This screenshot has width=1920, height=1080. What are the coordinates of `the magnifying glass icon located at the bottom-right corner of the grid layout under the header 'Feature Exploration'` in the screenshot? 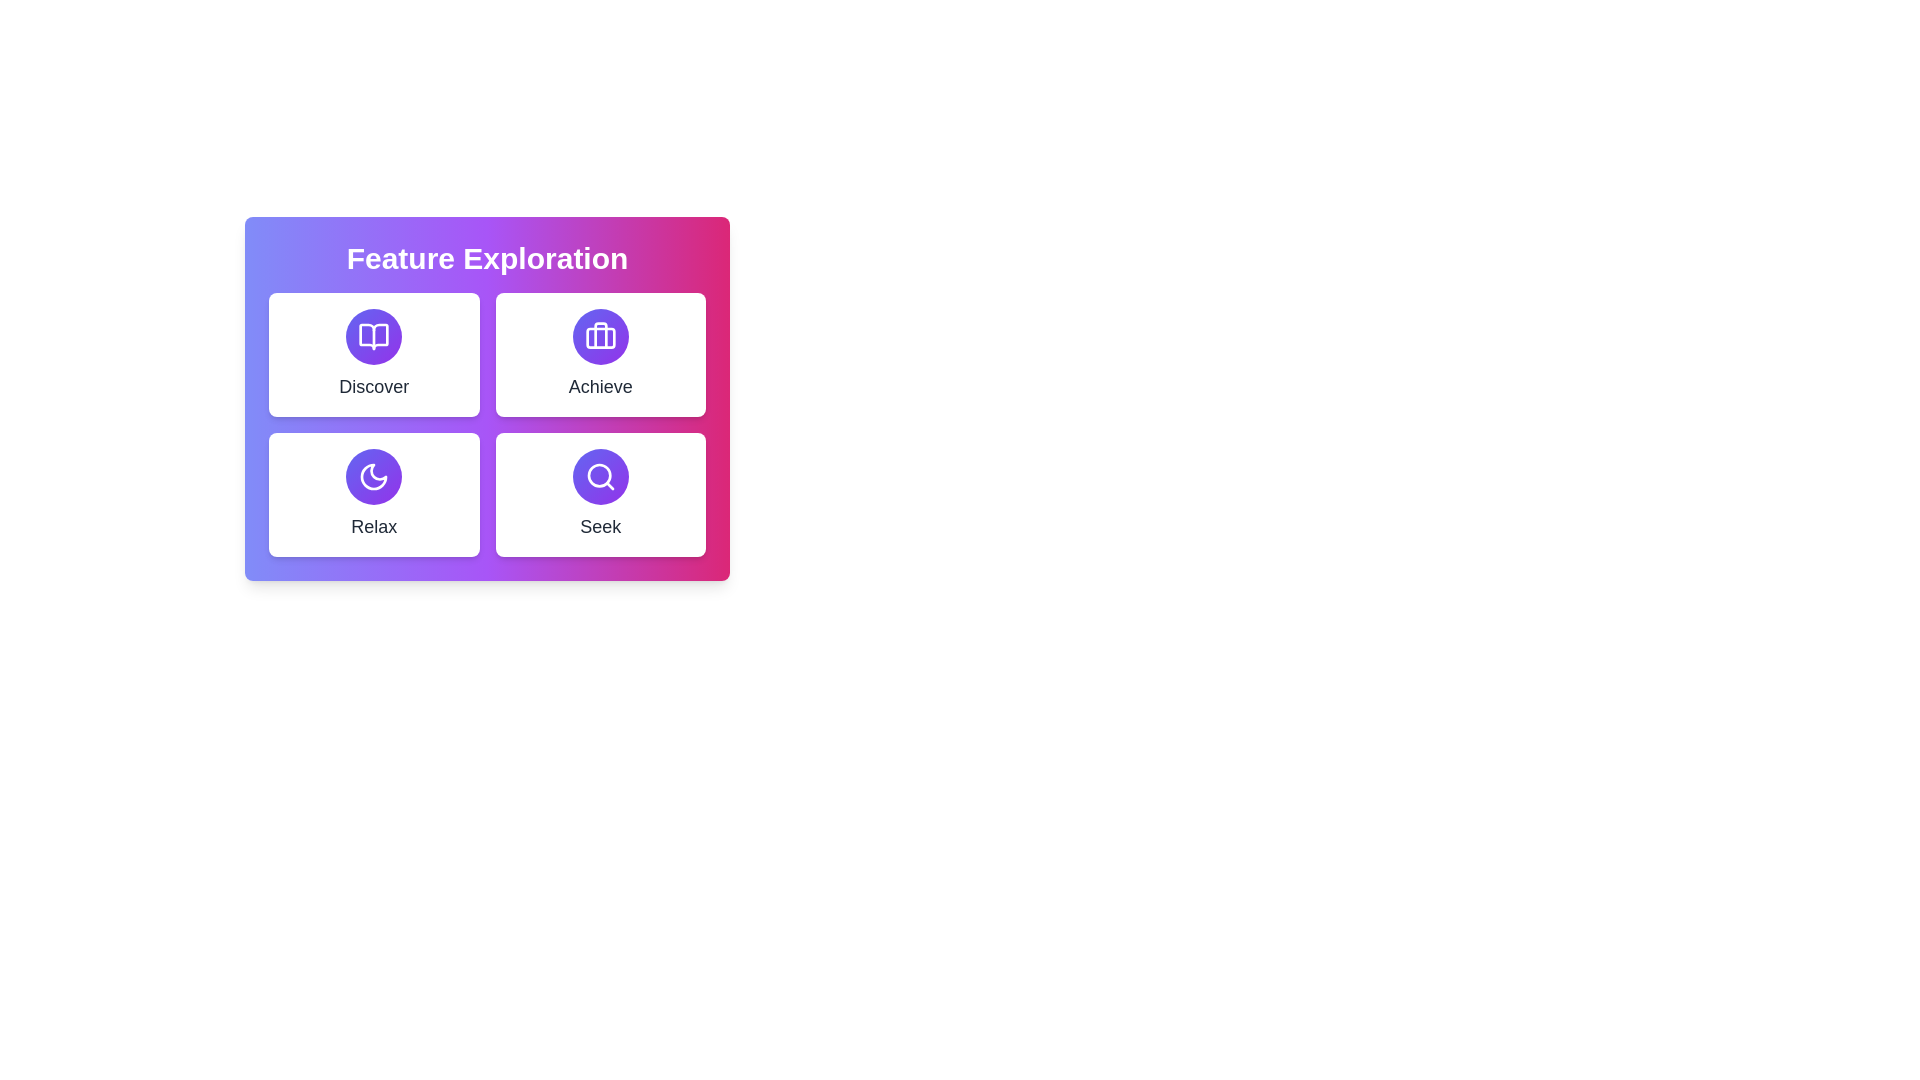 It's located at (599, 477).